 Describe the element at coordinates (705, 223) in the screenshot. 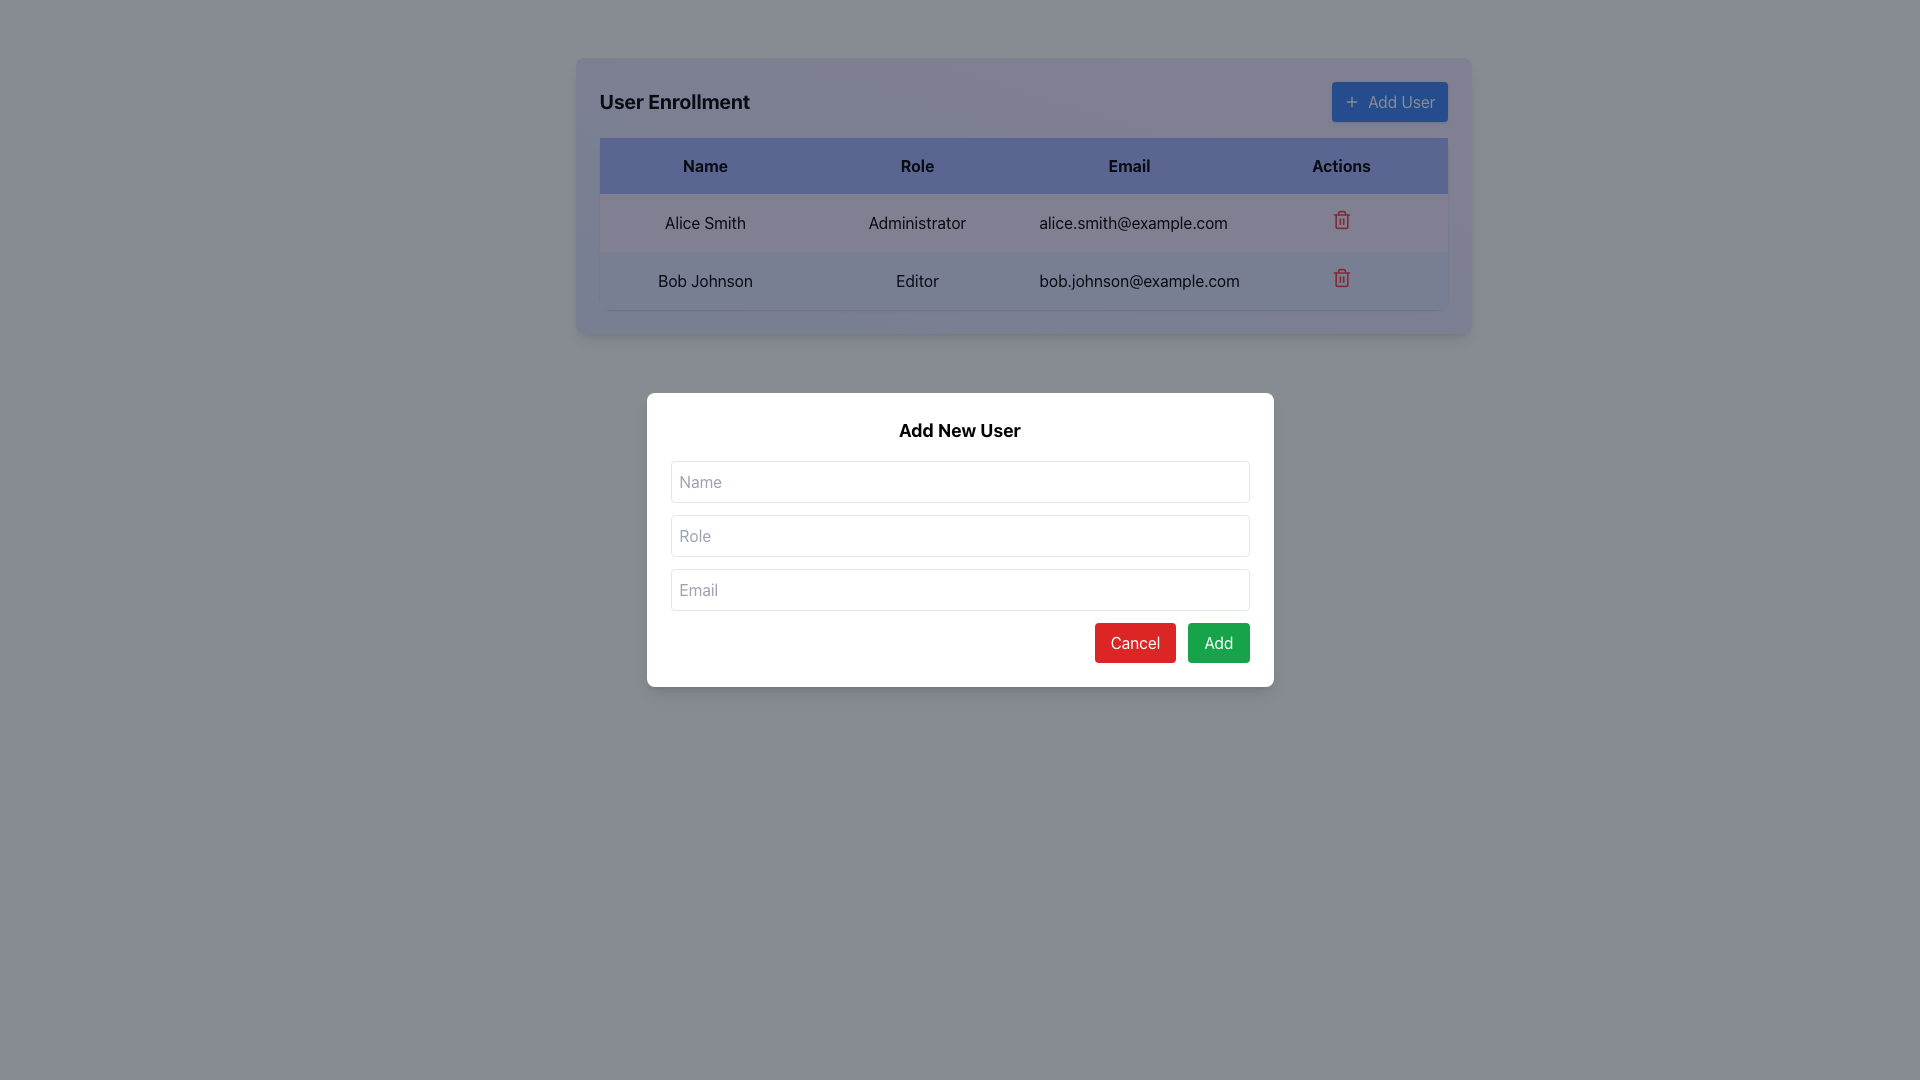

I see `the text label displaying 'Alice Smith' located in the first row of the table under the 'Name' column for interaction` at that location.